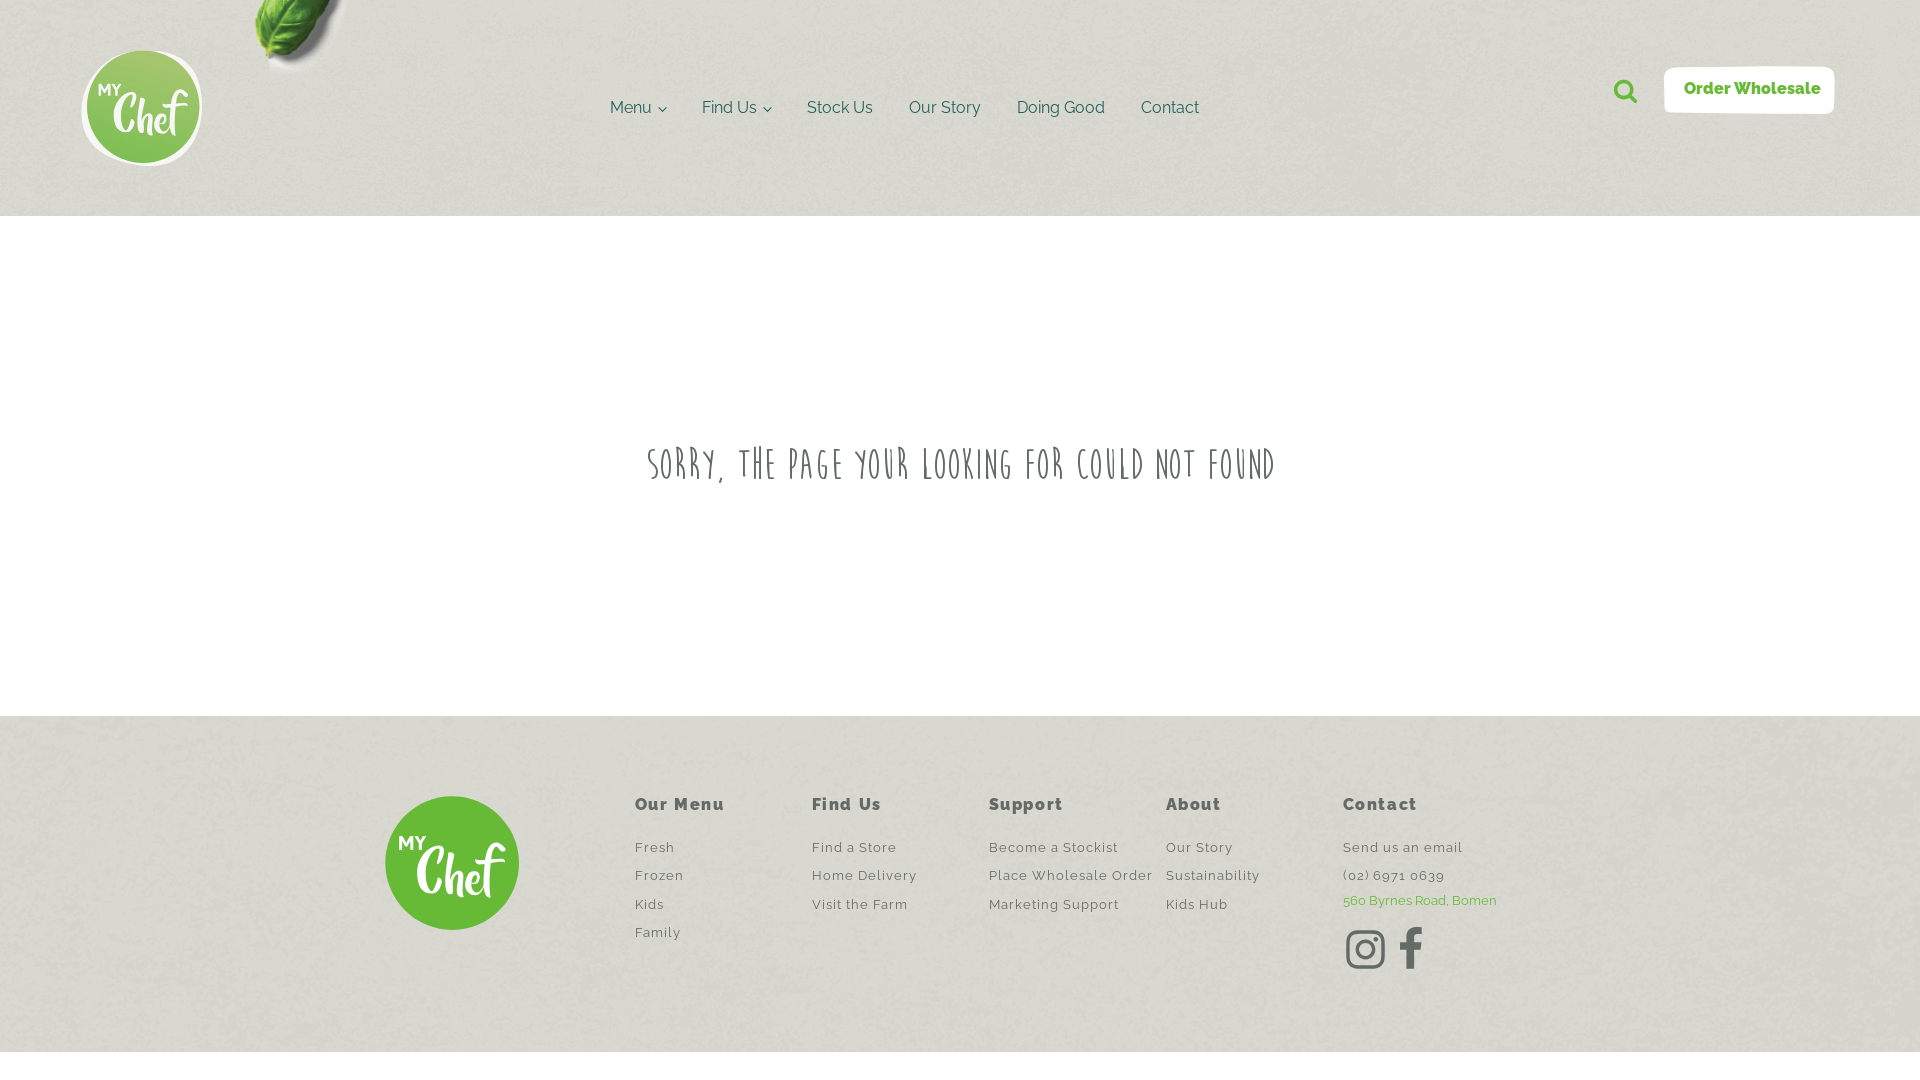  Describe the element at coordinates (1069, 874) in the screenshot. I see `'Place Wholesale Order'` at that location.